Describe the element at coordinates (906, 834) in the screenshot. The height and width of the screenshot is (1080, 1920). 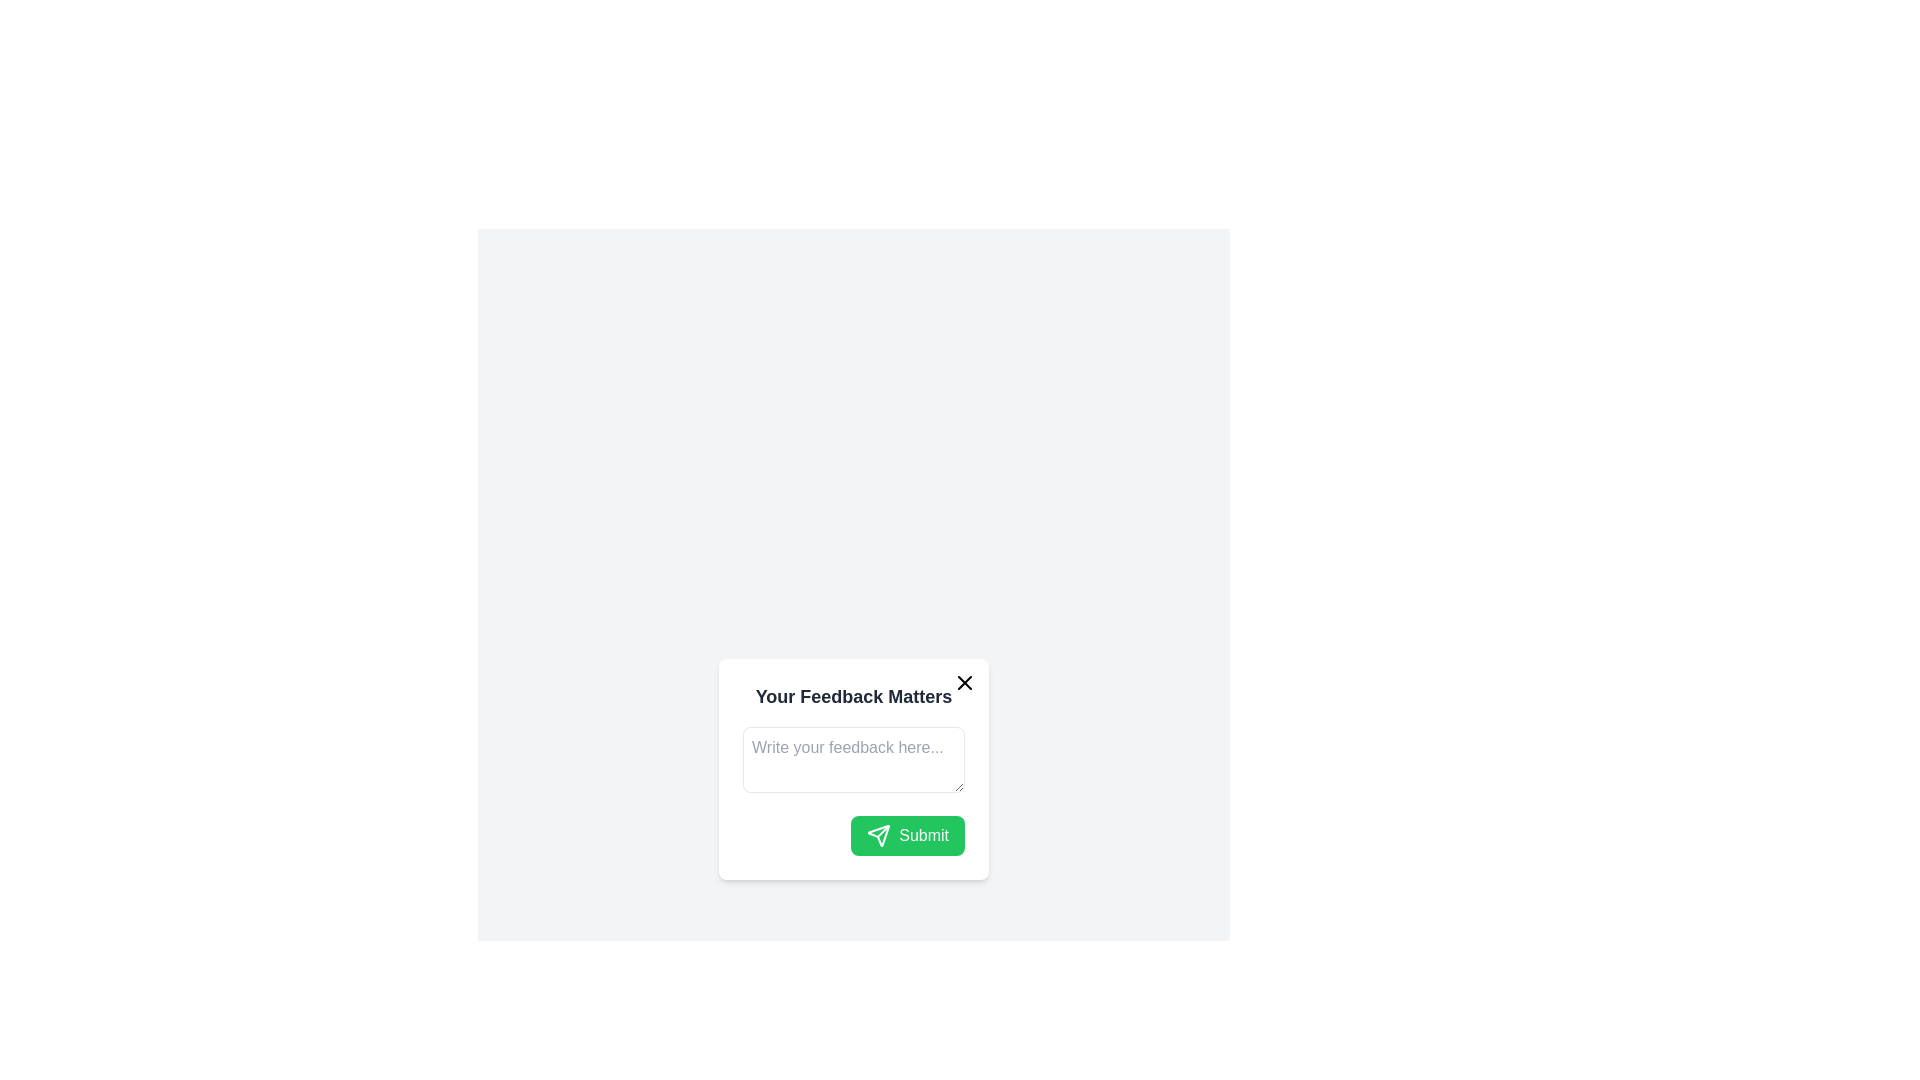
I see `the submit button located at the bottom-right corner of the modal dialog` at that location.